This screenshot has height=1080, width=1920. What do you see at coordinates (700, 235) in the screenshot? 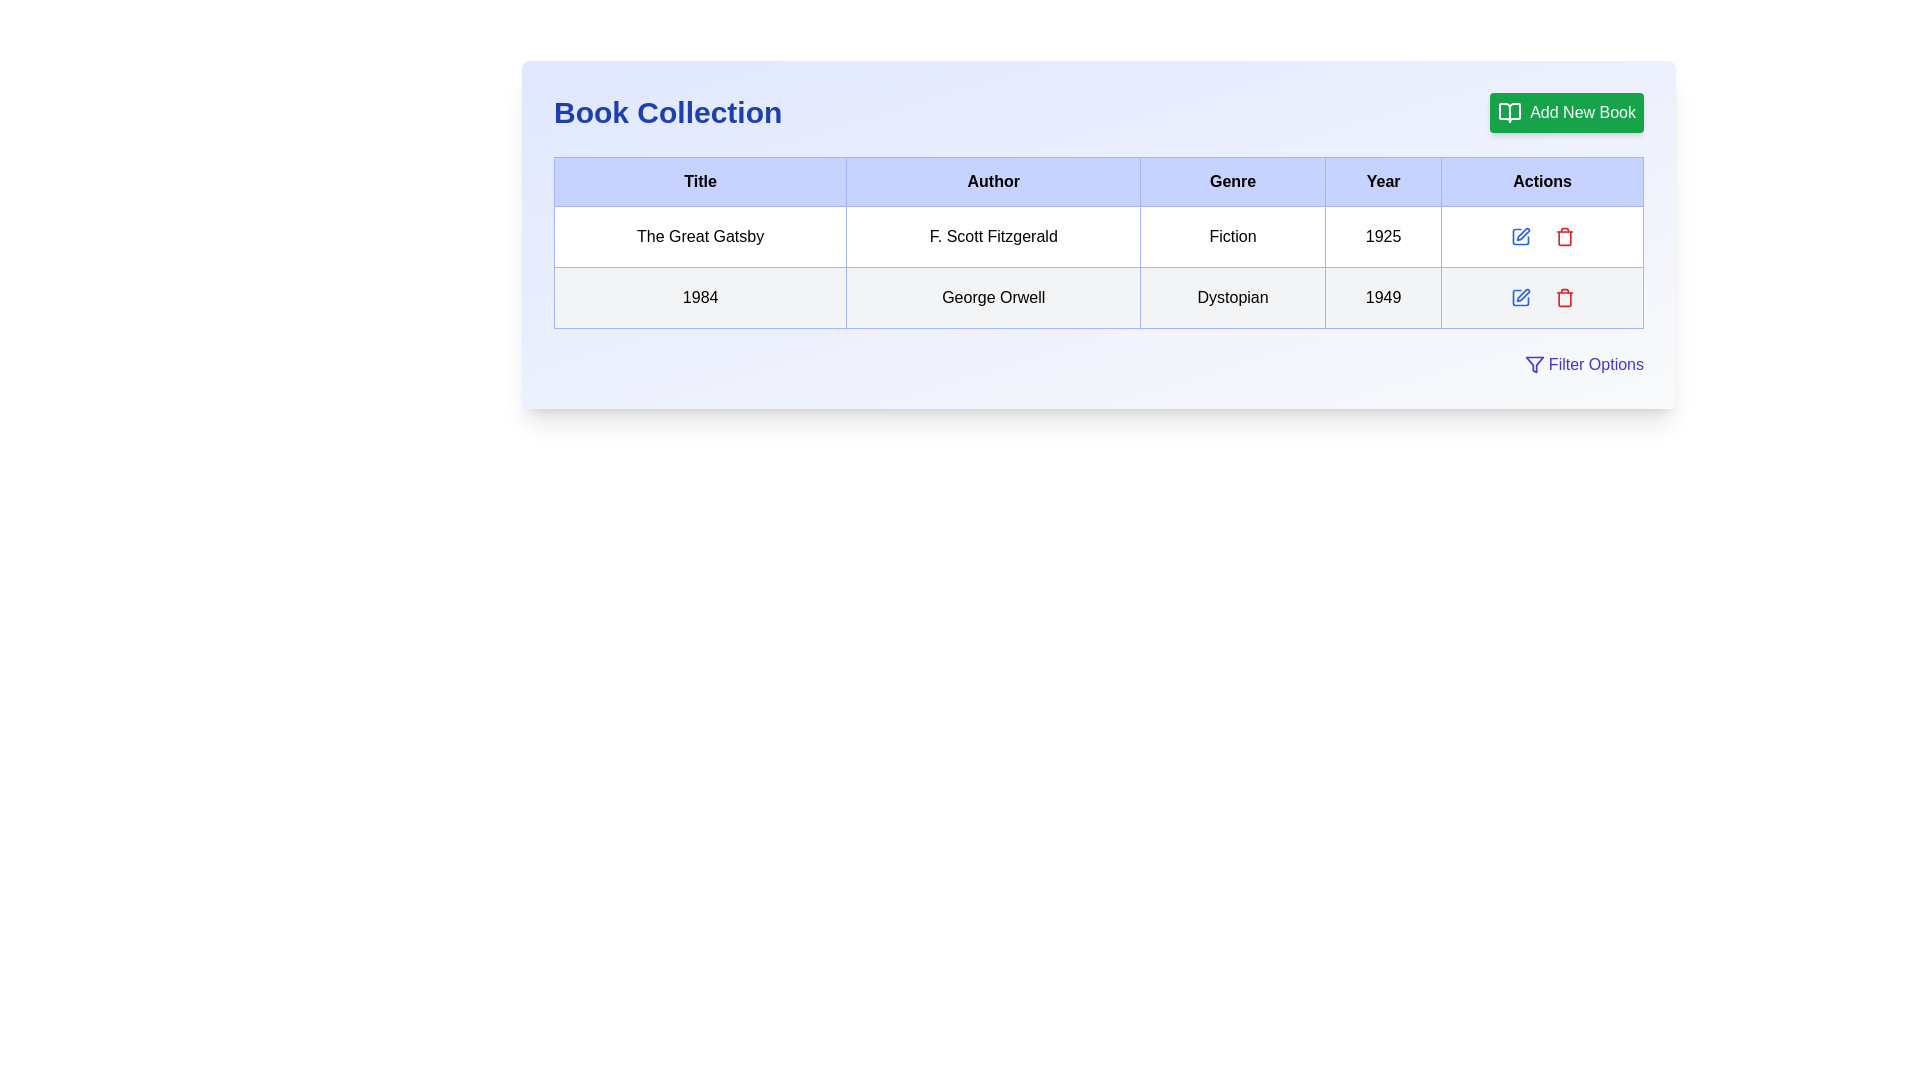
I see `text content from the text block styled with padding and an indigo border that contains the title 'The Great Gatsby', located in the first column of the first row in a table-like structure` at bounding box center [700, 235].